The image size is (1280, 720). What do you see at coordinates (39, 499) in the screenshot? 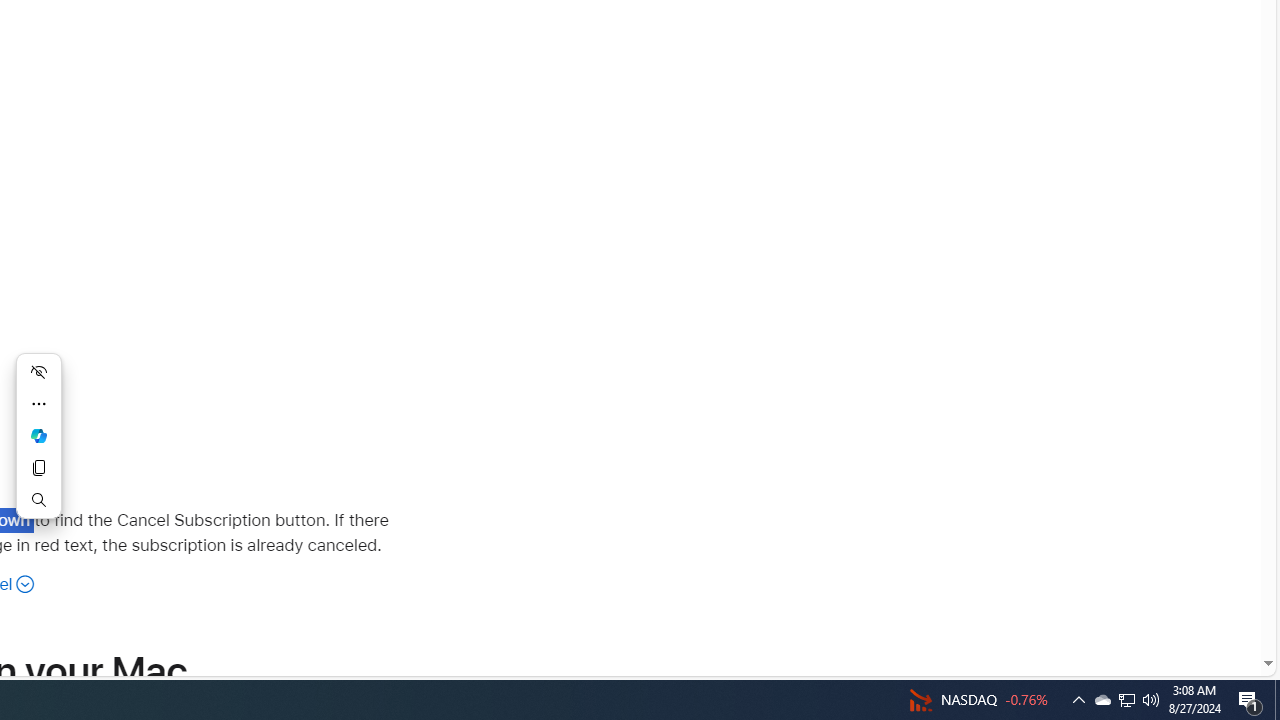
I see `'Search'` at bounding box center [39, 499].